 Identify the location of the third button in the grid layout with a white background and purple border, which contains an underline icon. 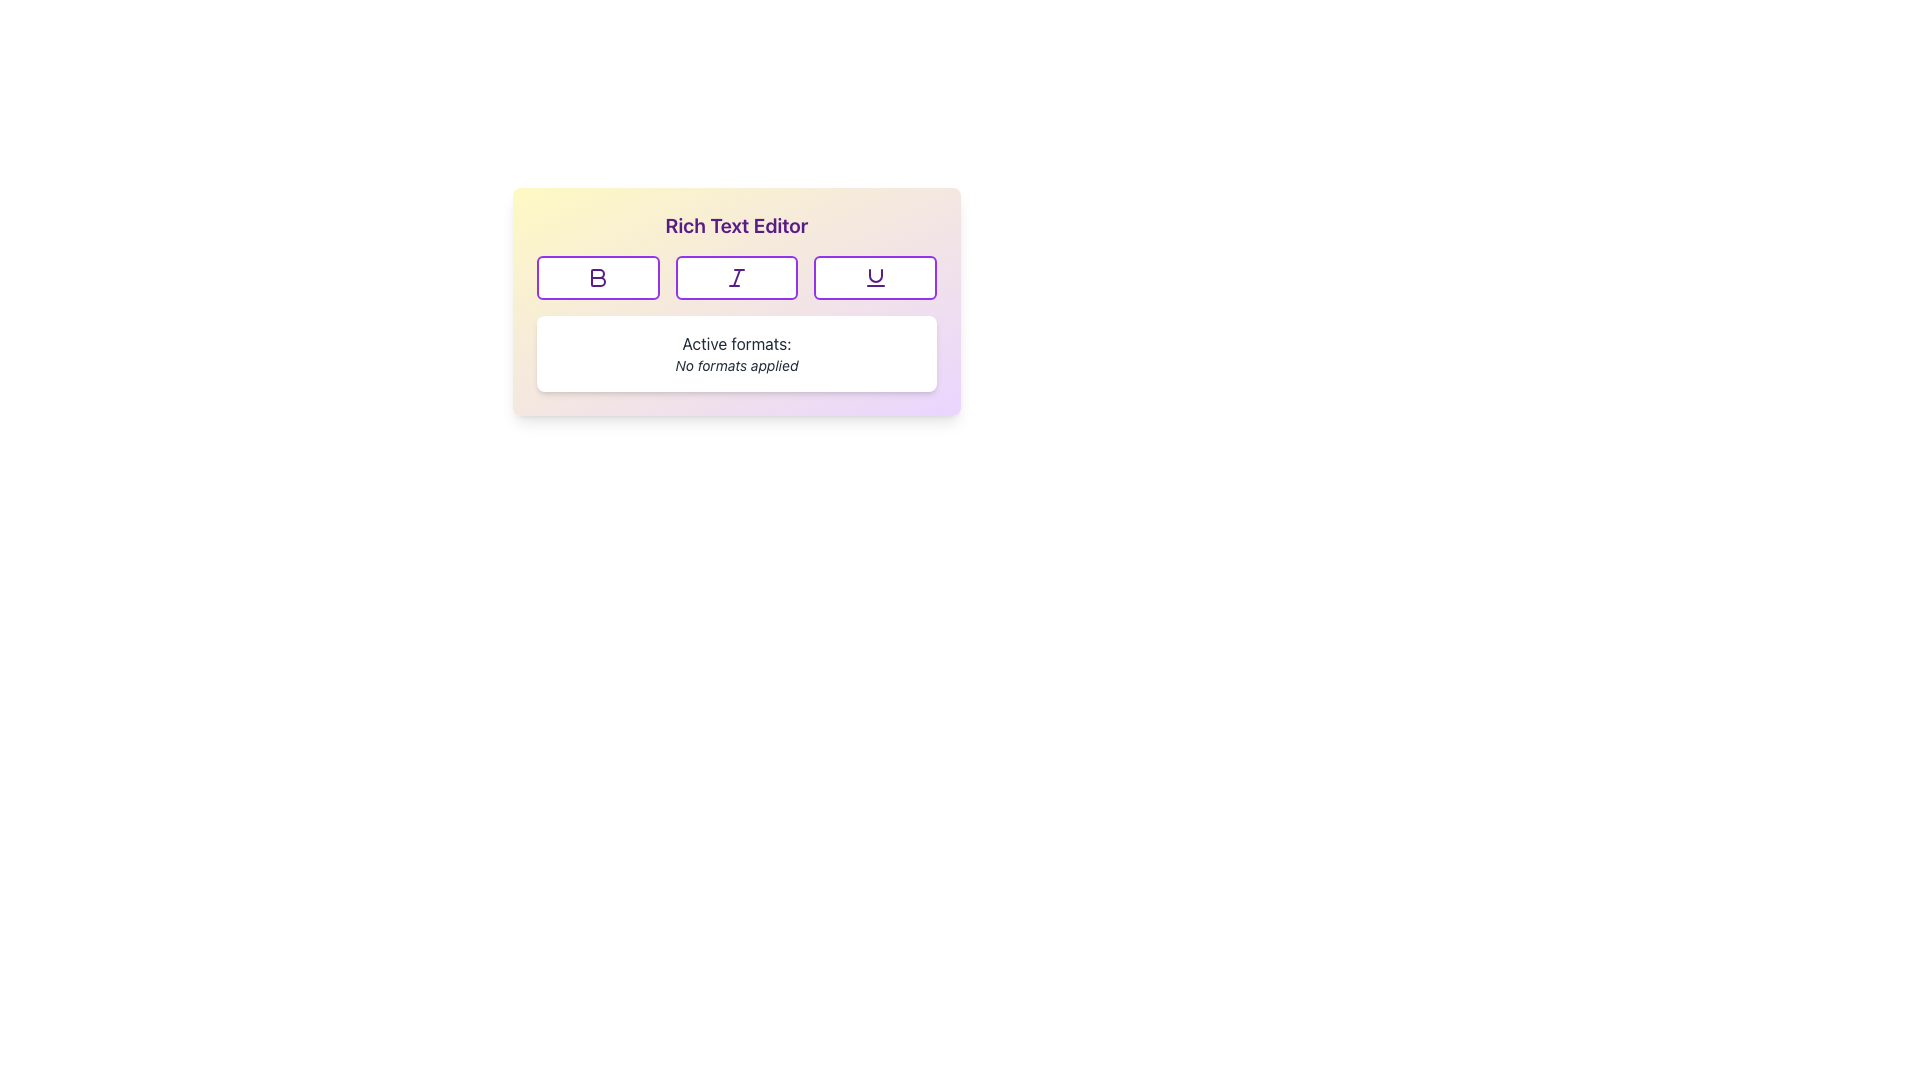
(875, 277).